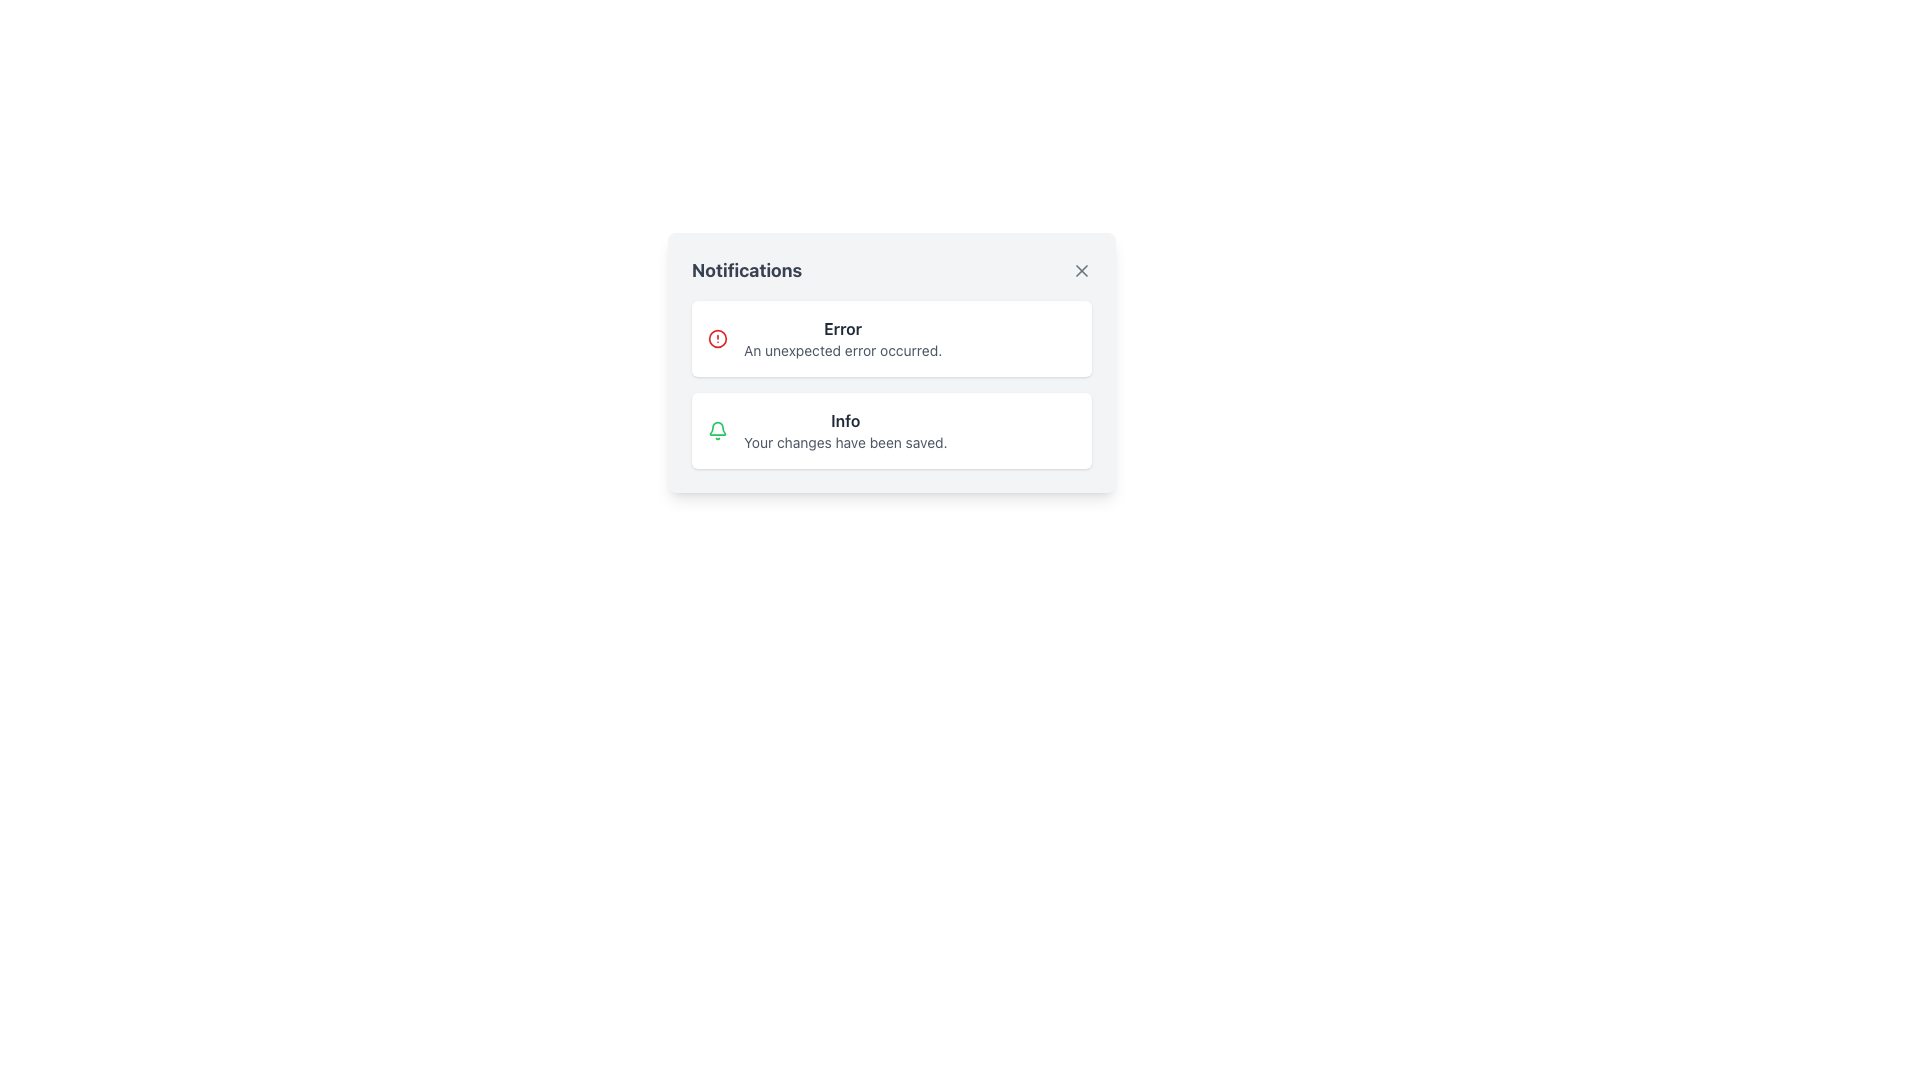 The width and height of the screenshot is (1920, 1080). What do you see at coordinates (1080, 270) in the screenshot?
I see `the 'X' button located in the upper-right corner of the notifications panel` at bounding box center [1080, 270].